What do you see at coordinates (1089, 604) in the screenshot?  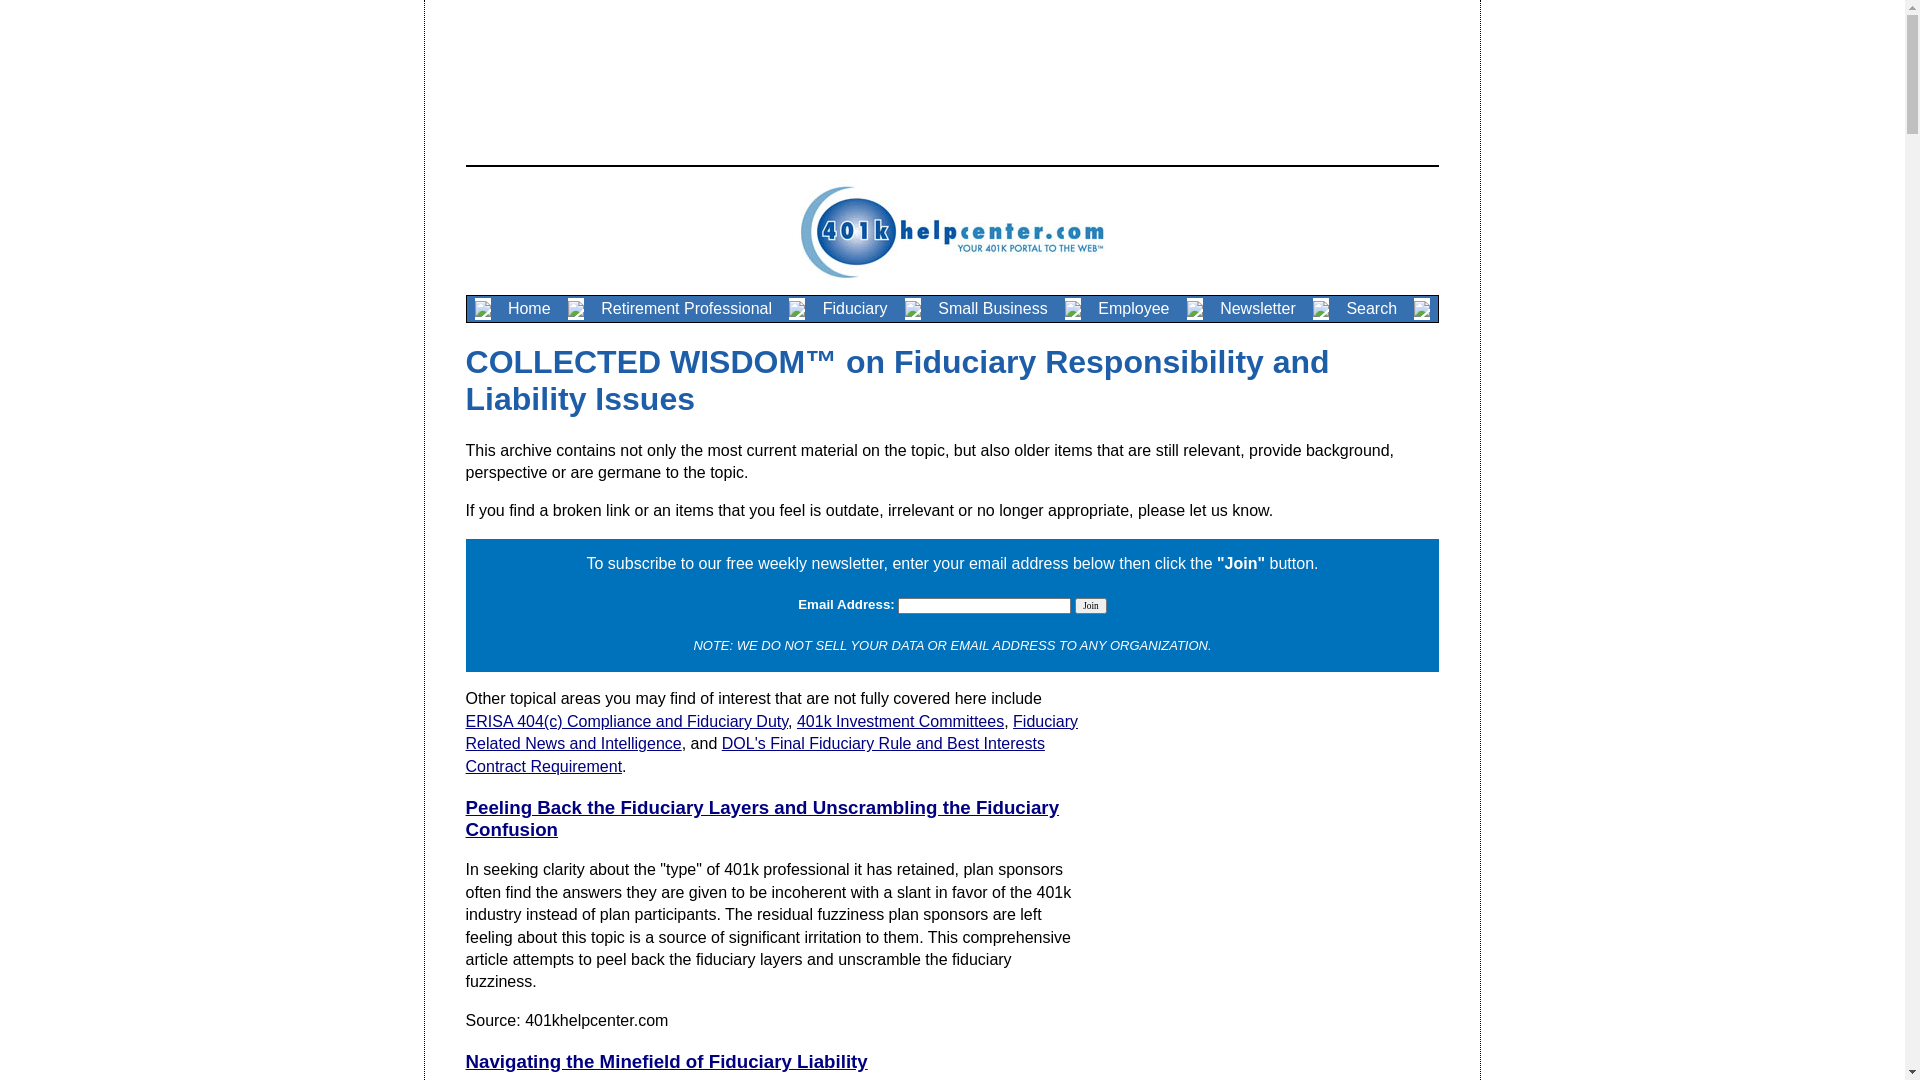 I see `'Join'` at bounding box center [1089, 604].